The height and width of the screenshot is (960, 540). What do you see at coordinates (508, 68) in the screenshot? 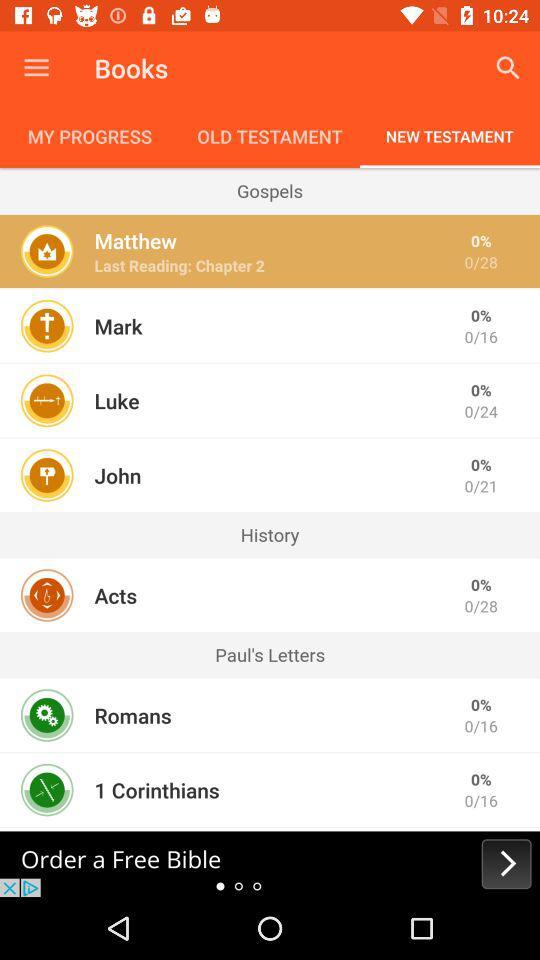
I see `the item to the right of books icon` at bounding box center [508, 68].